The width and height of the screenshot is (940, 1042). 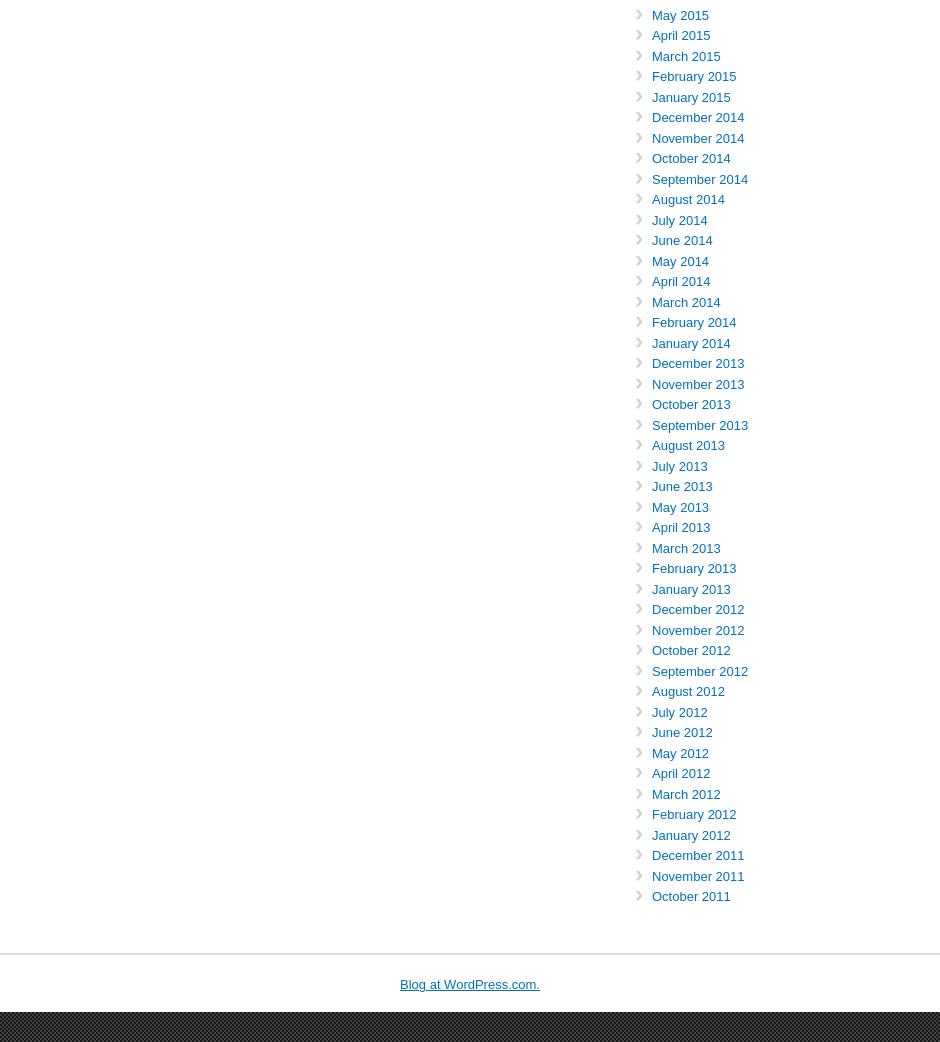 I want to click on 'April 2012', so click(x=680, y=772).